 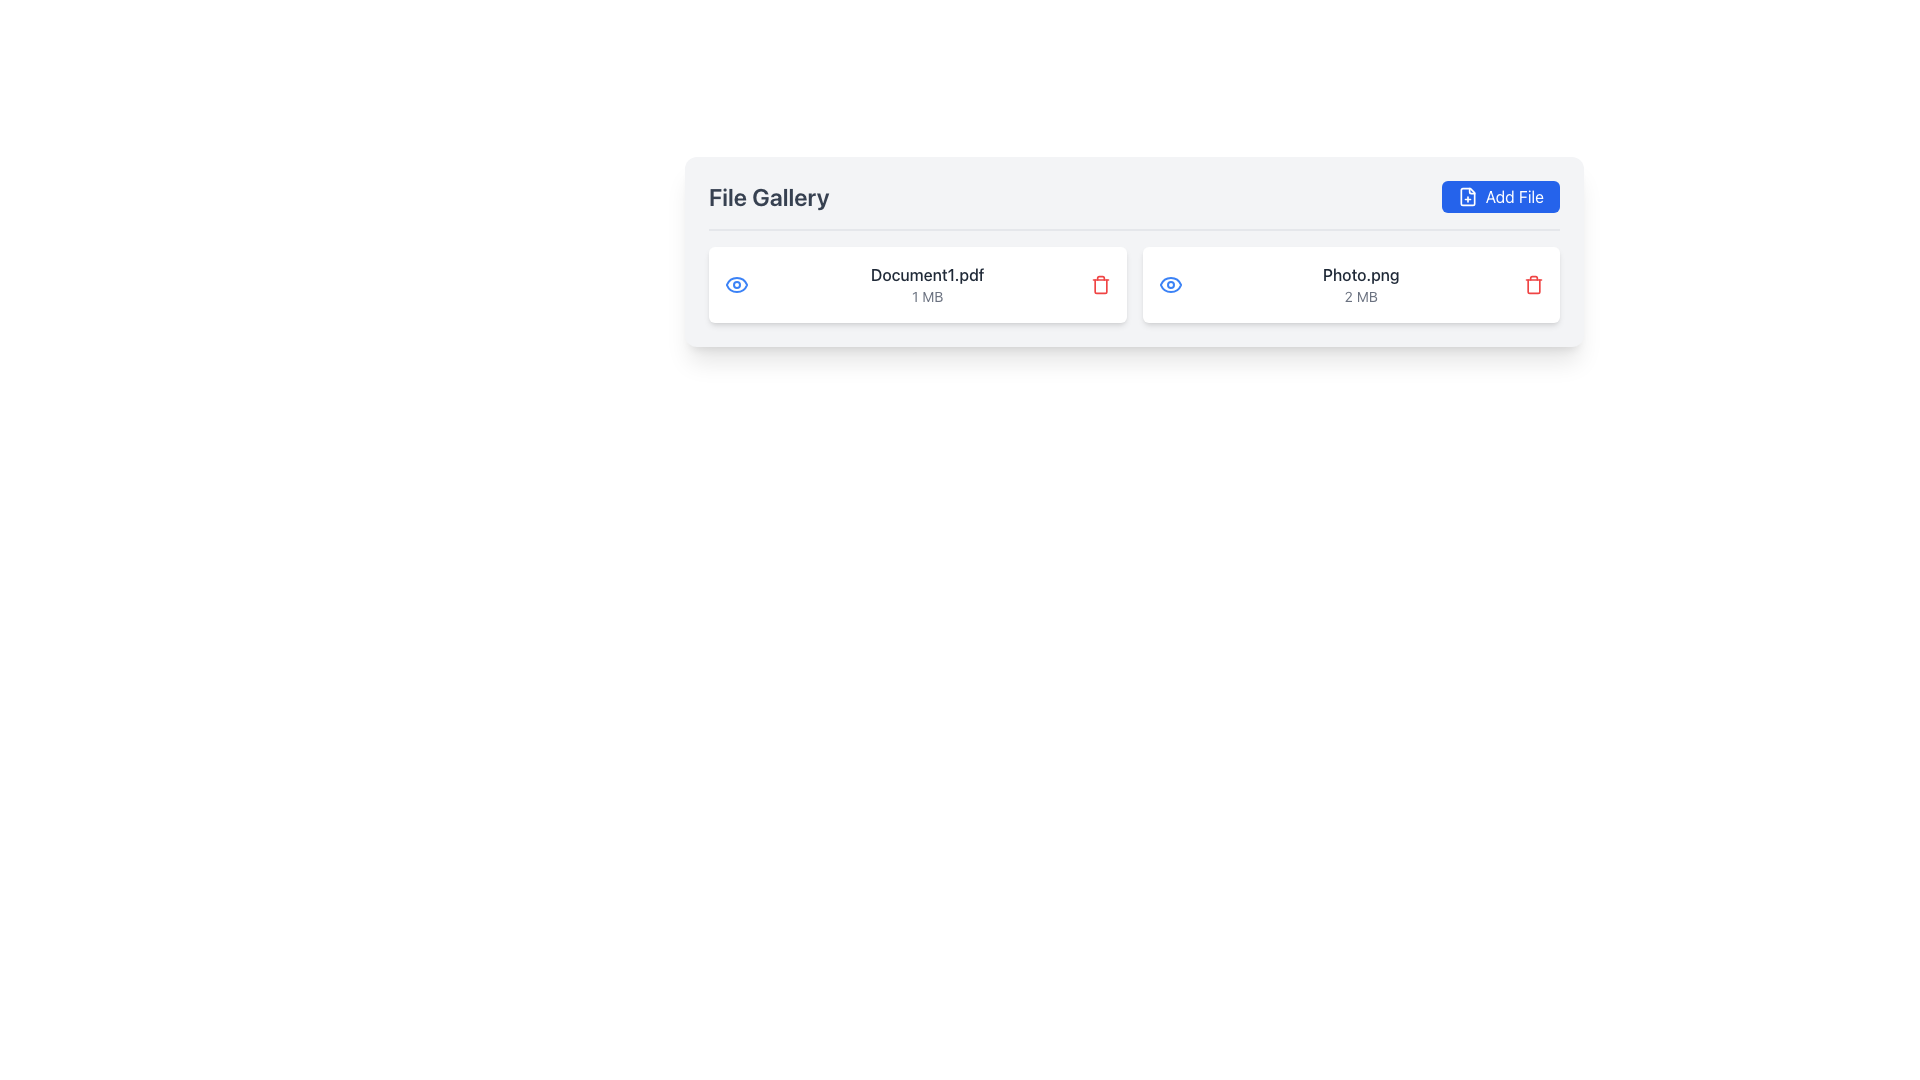 I want to click on the first file entry card in the file gallery, which is located in the left column of the grid layout, so click(x=916, y=285).